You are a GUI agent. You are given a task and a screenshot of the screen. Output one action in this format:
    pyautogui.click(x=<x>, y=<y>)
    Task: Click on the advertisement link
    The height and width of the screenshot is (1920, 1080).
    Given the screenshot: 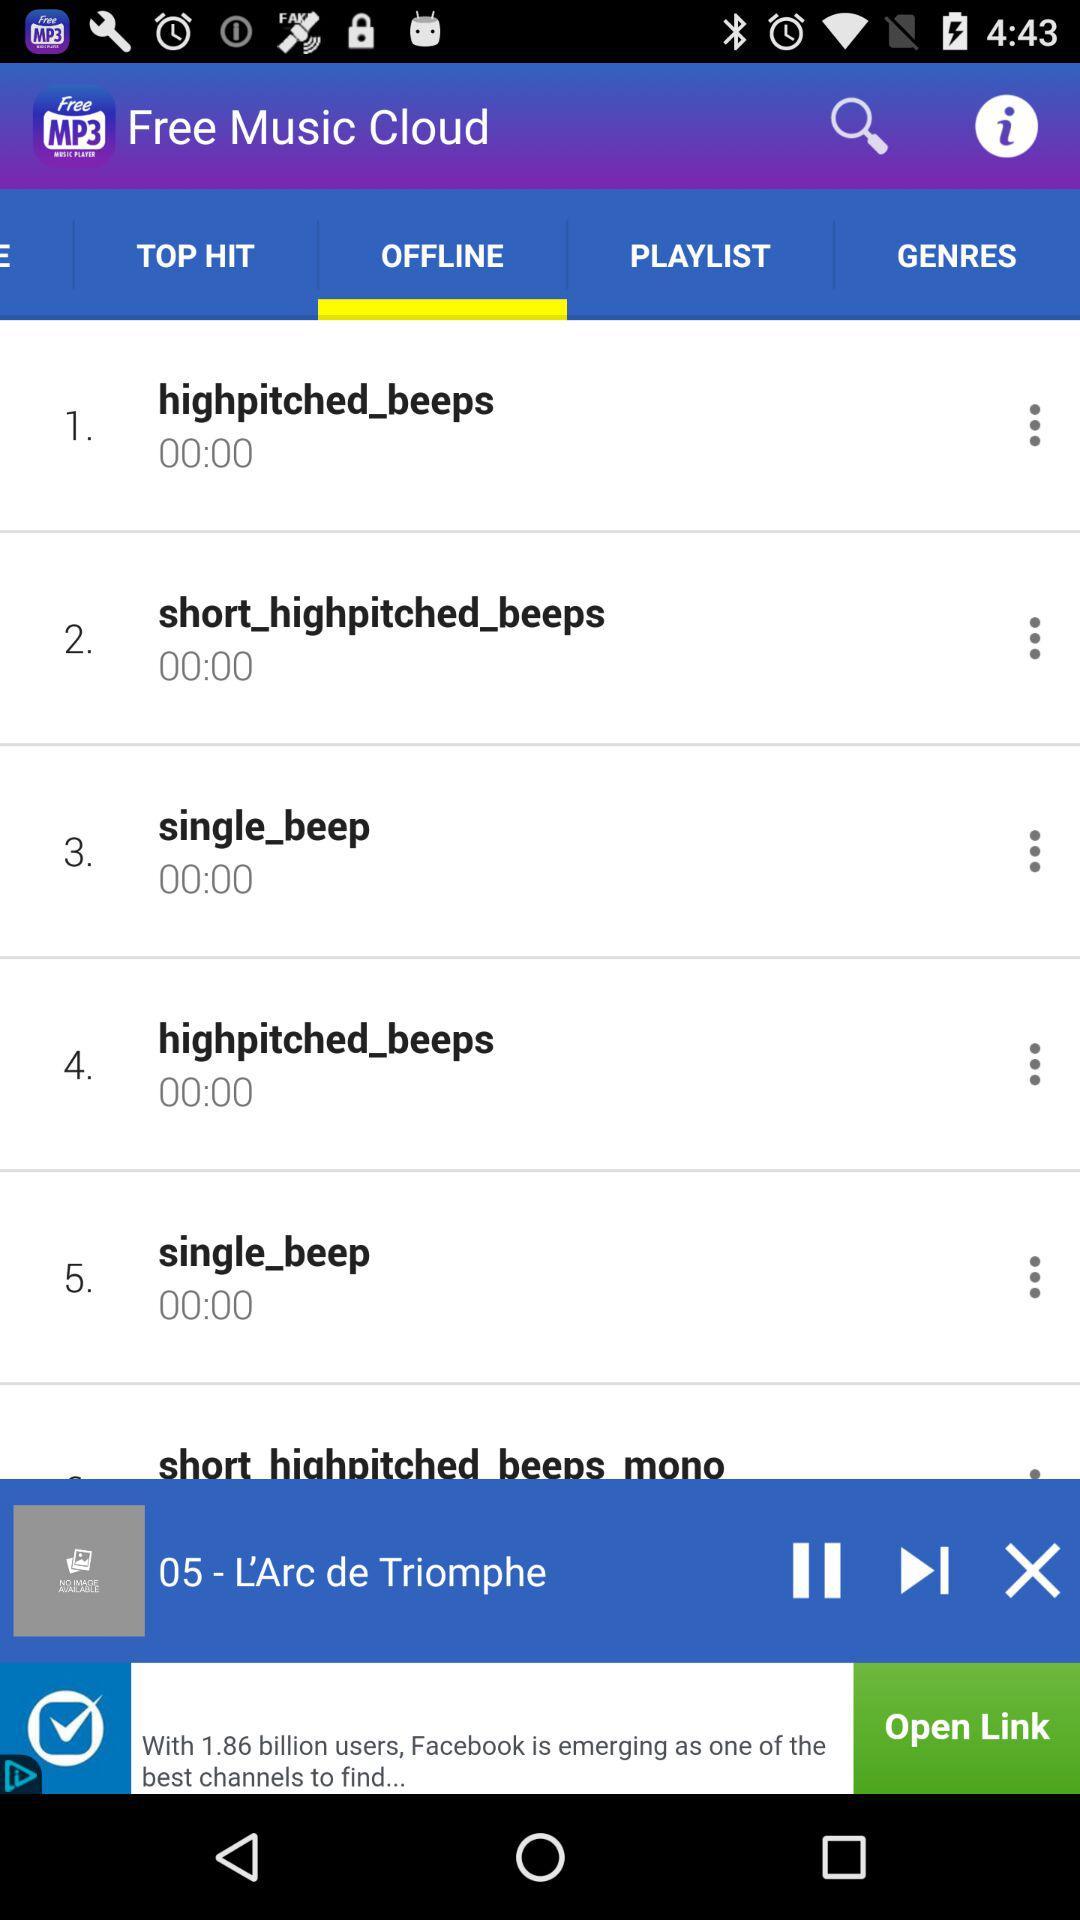 What is the action you would take?
    pyautogui.click(x=540, y=1727)
    